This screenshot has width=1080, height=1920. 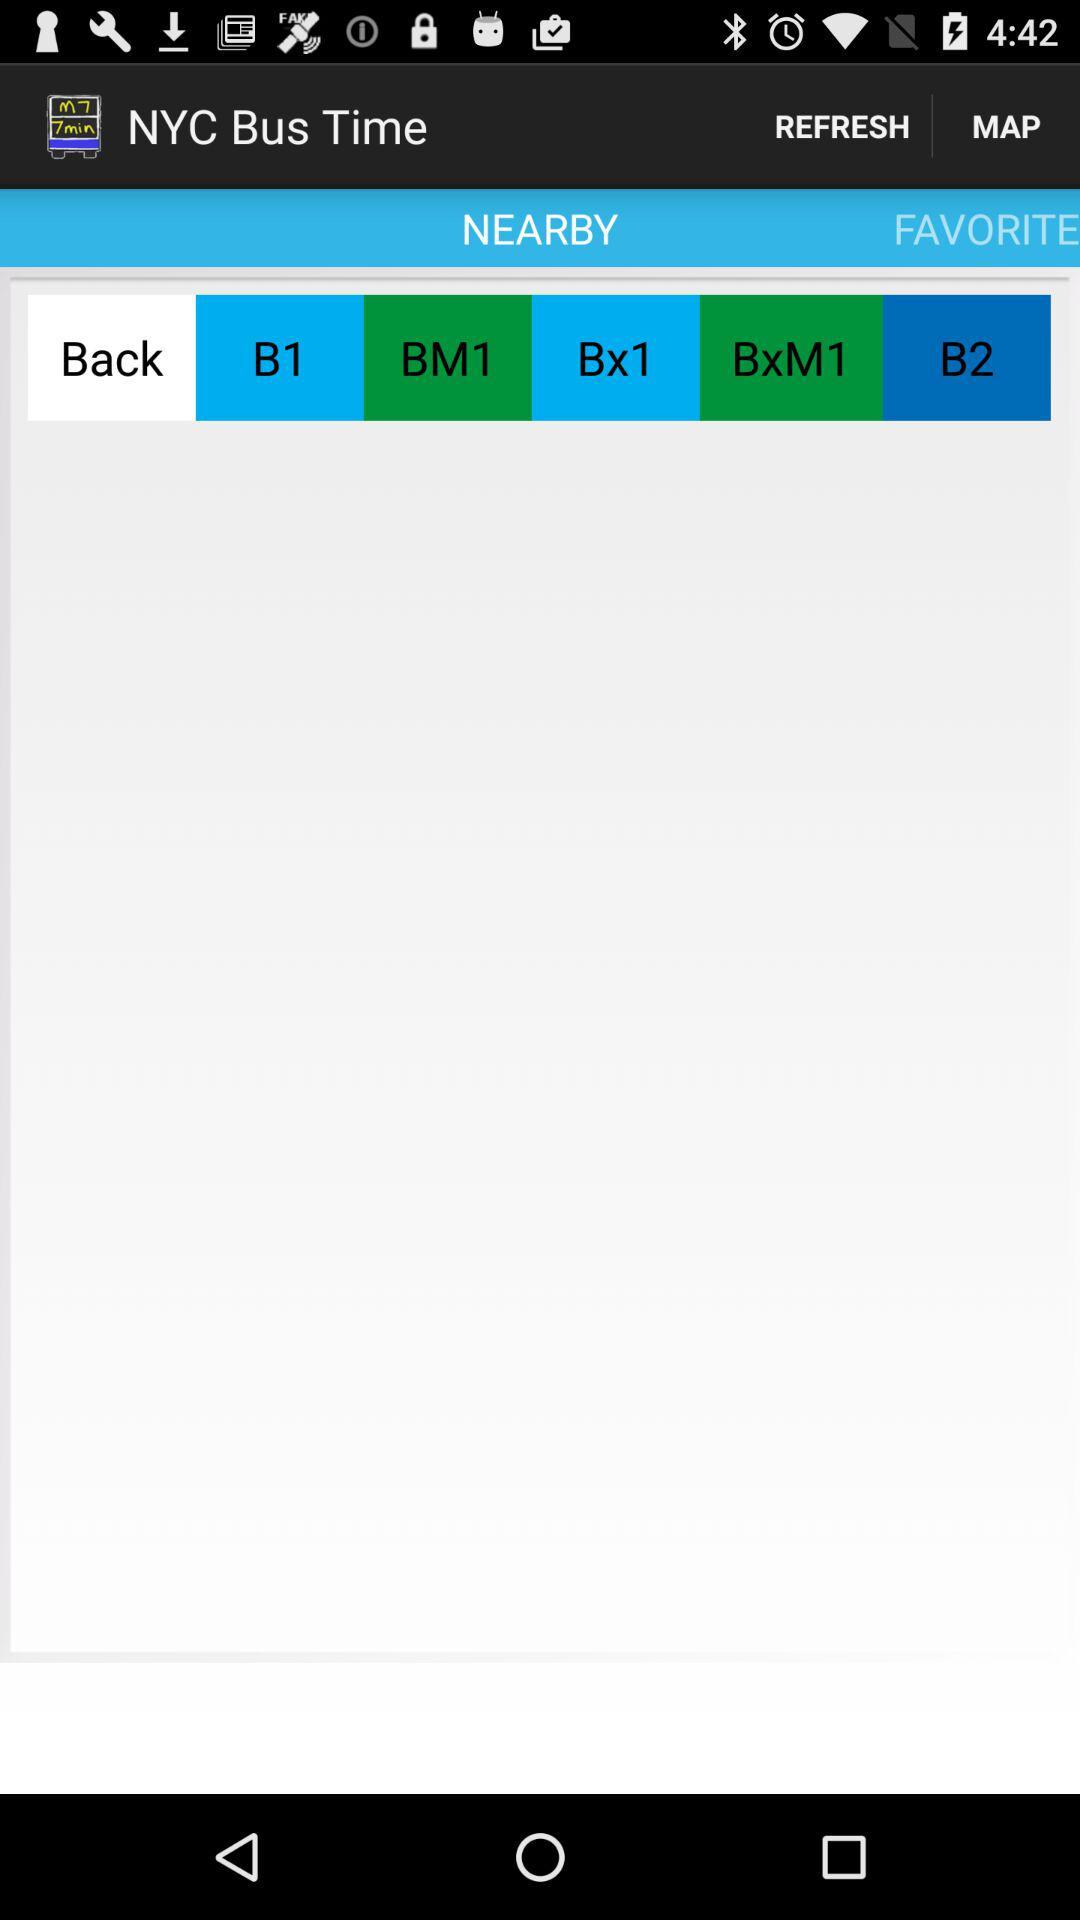 What do you see at coordinates (790, 357) in the screenshot?
I see `the button to the right of bx1 button` at bounding box center [790, 357].